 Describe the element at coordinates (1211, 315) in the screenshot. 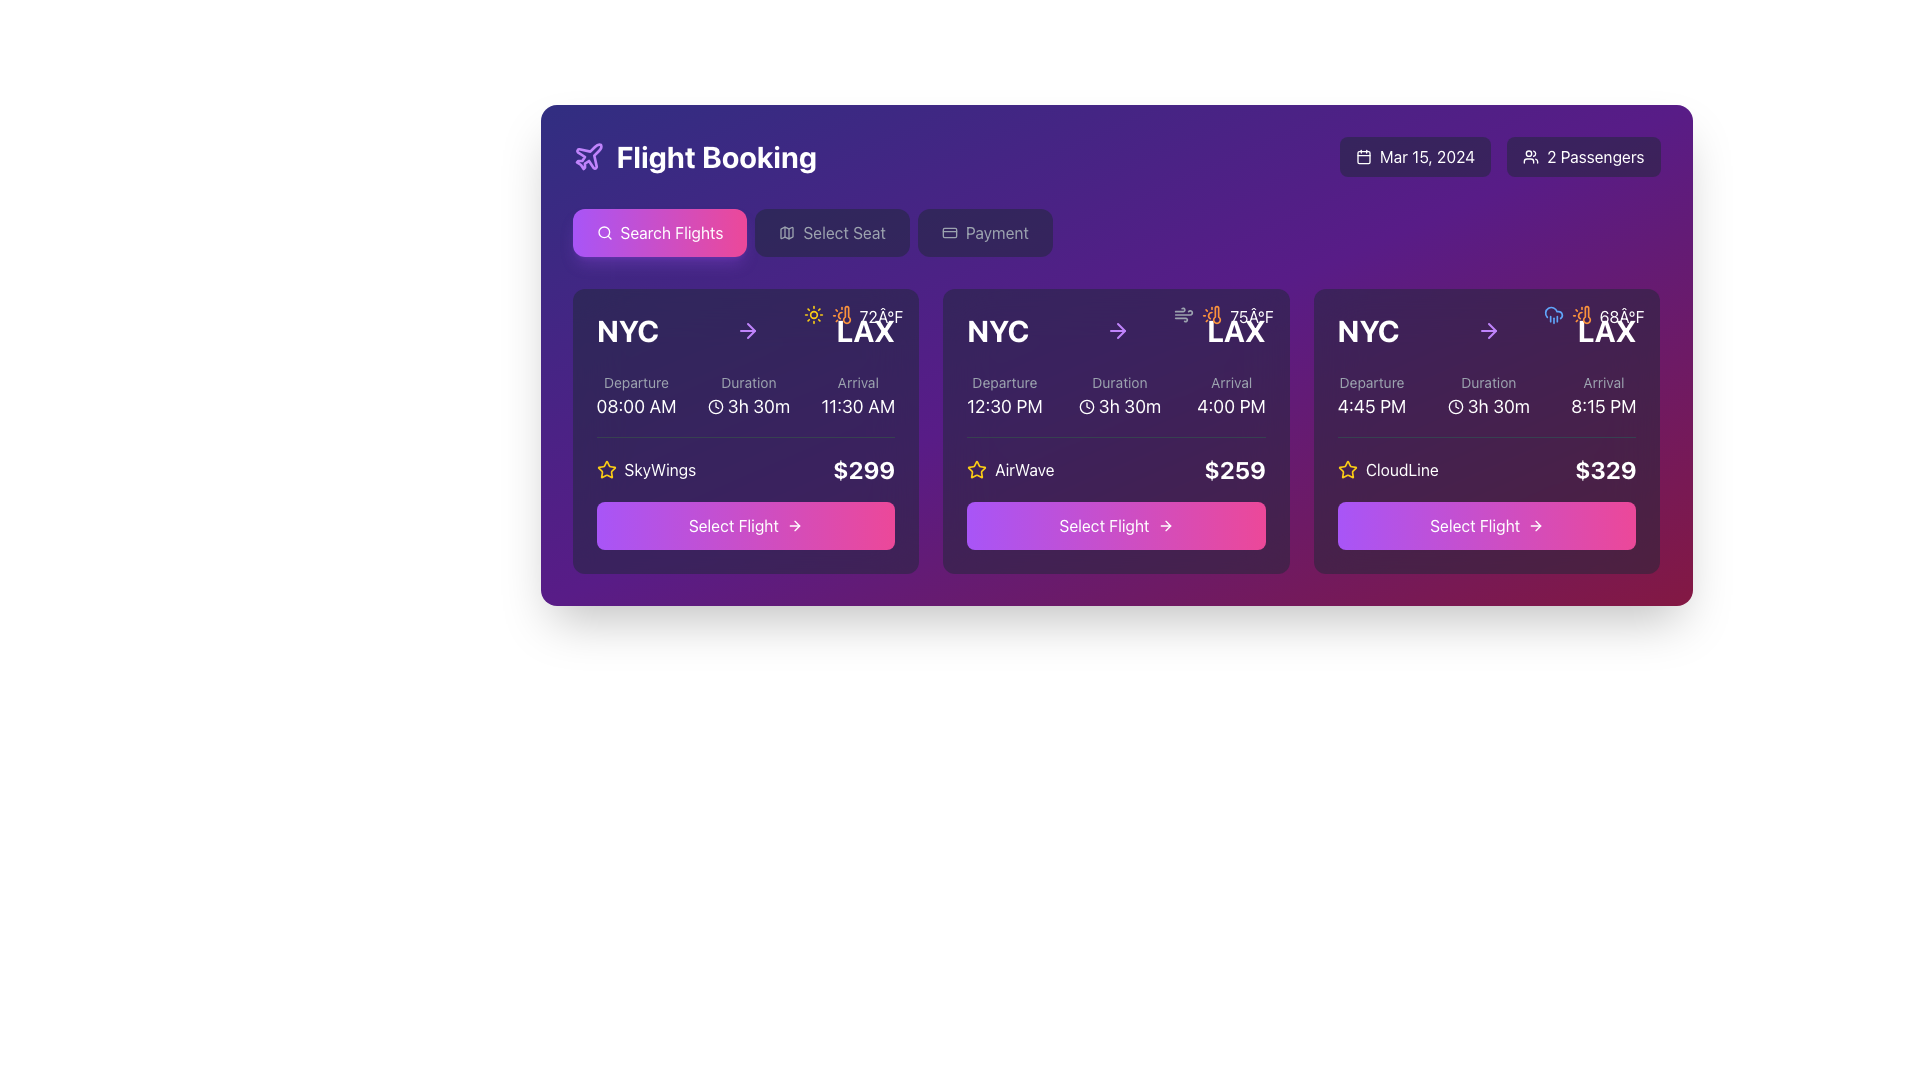

I see `the weather icon located in the top-right corner of the card representing the second flight option for a route from NYC to LAX` at that location.